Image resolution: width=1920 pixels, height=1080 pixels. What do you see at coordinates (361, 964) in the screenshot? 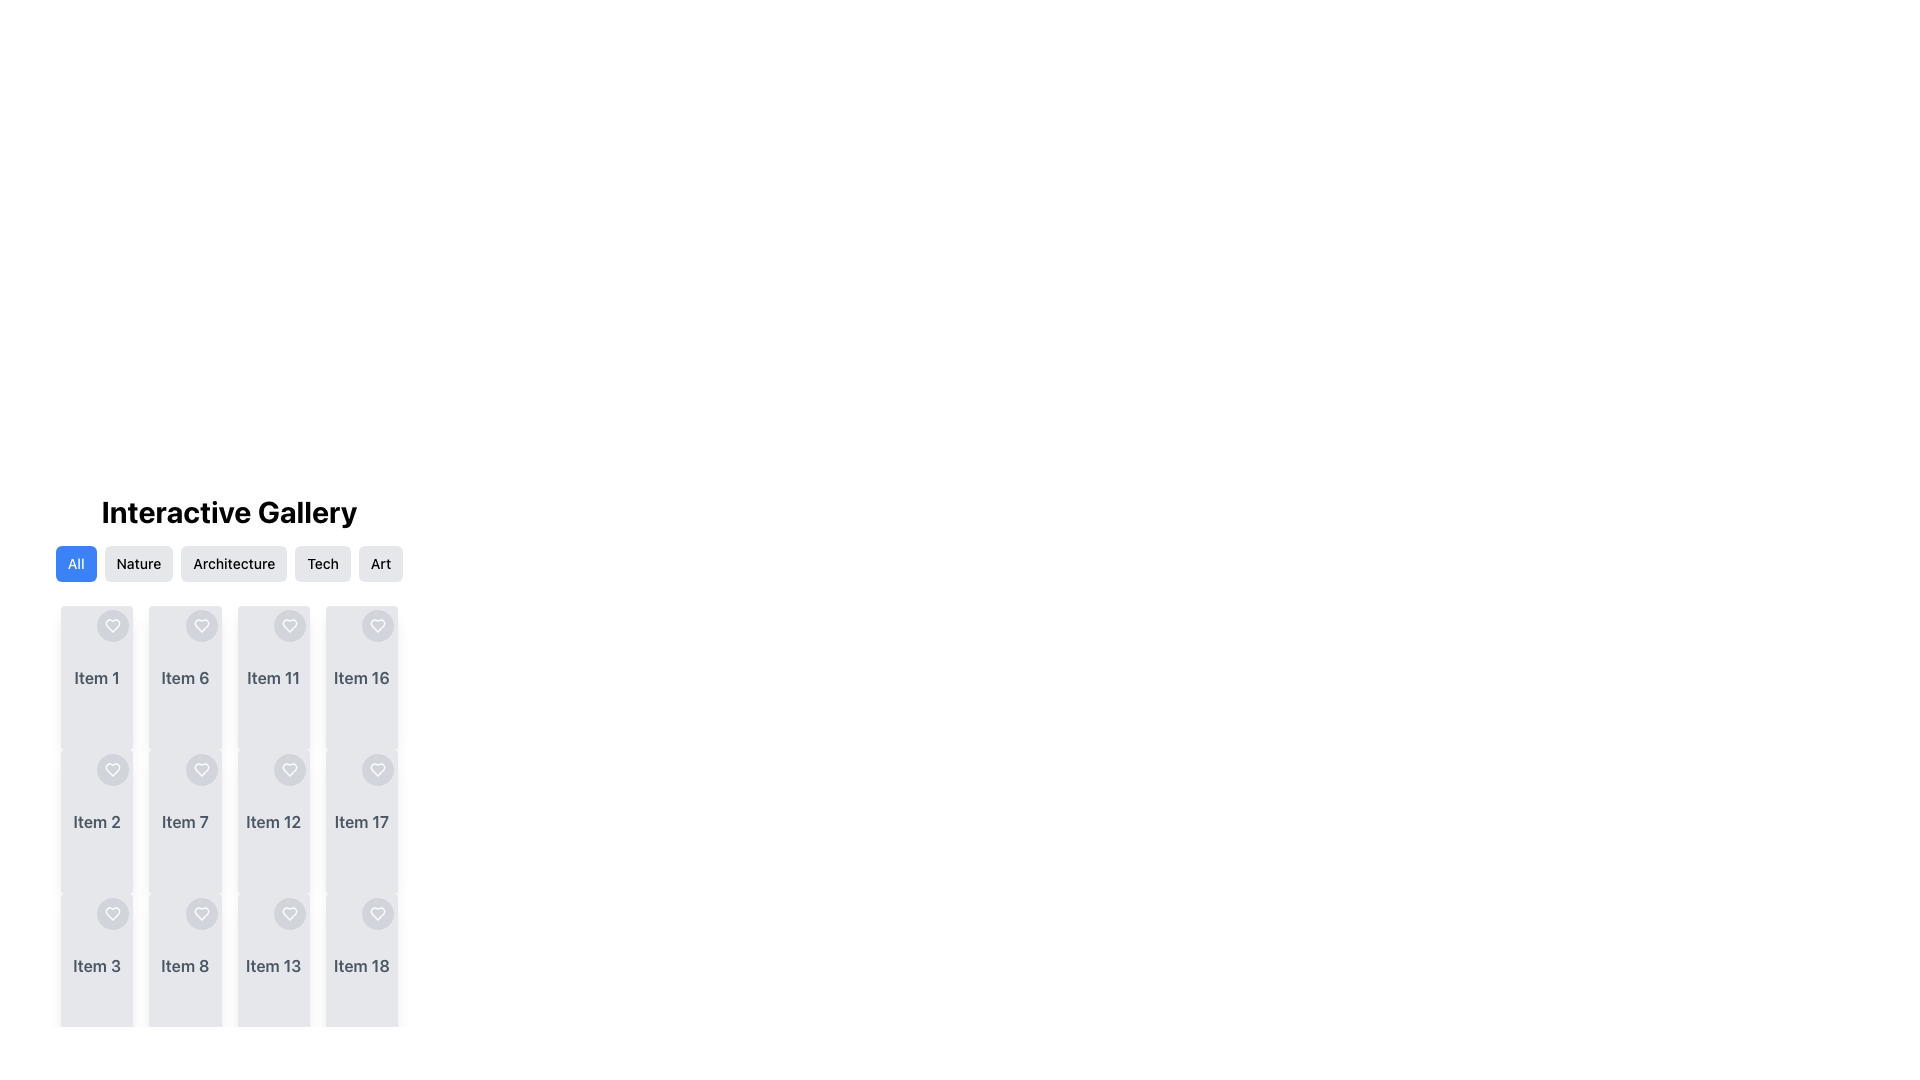
I see `the text label element that reads 'Item 18', styled in gray color and positioned near the bottom center of the card in the fourth column of a grid layout` at bounding box center [361, 964].